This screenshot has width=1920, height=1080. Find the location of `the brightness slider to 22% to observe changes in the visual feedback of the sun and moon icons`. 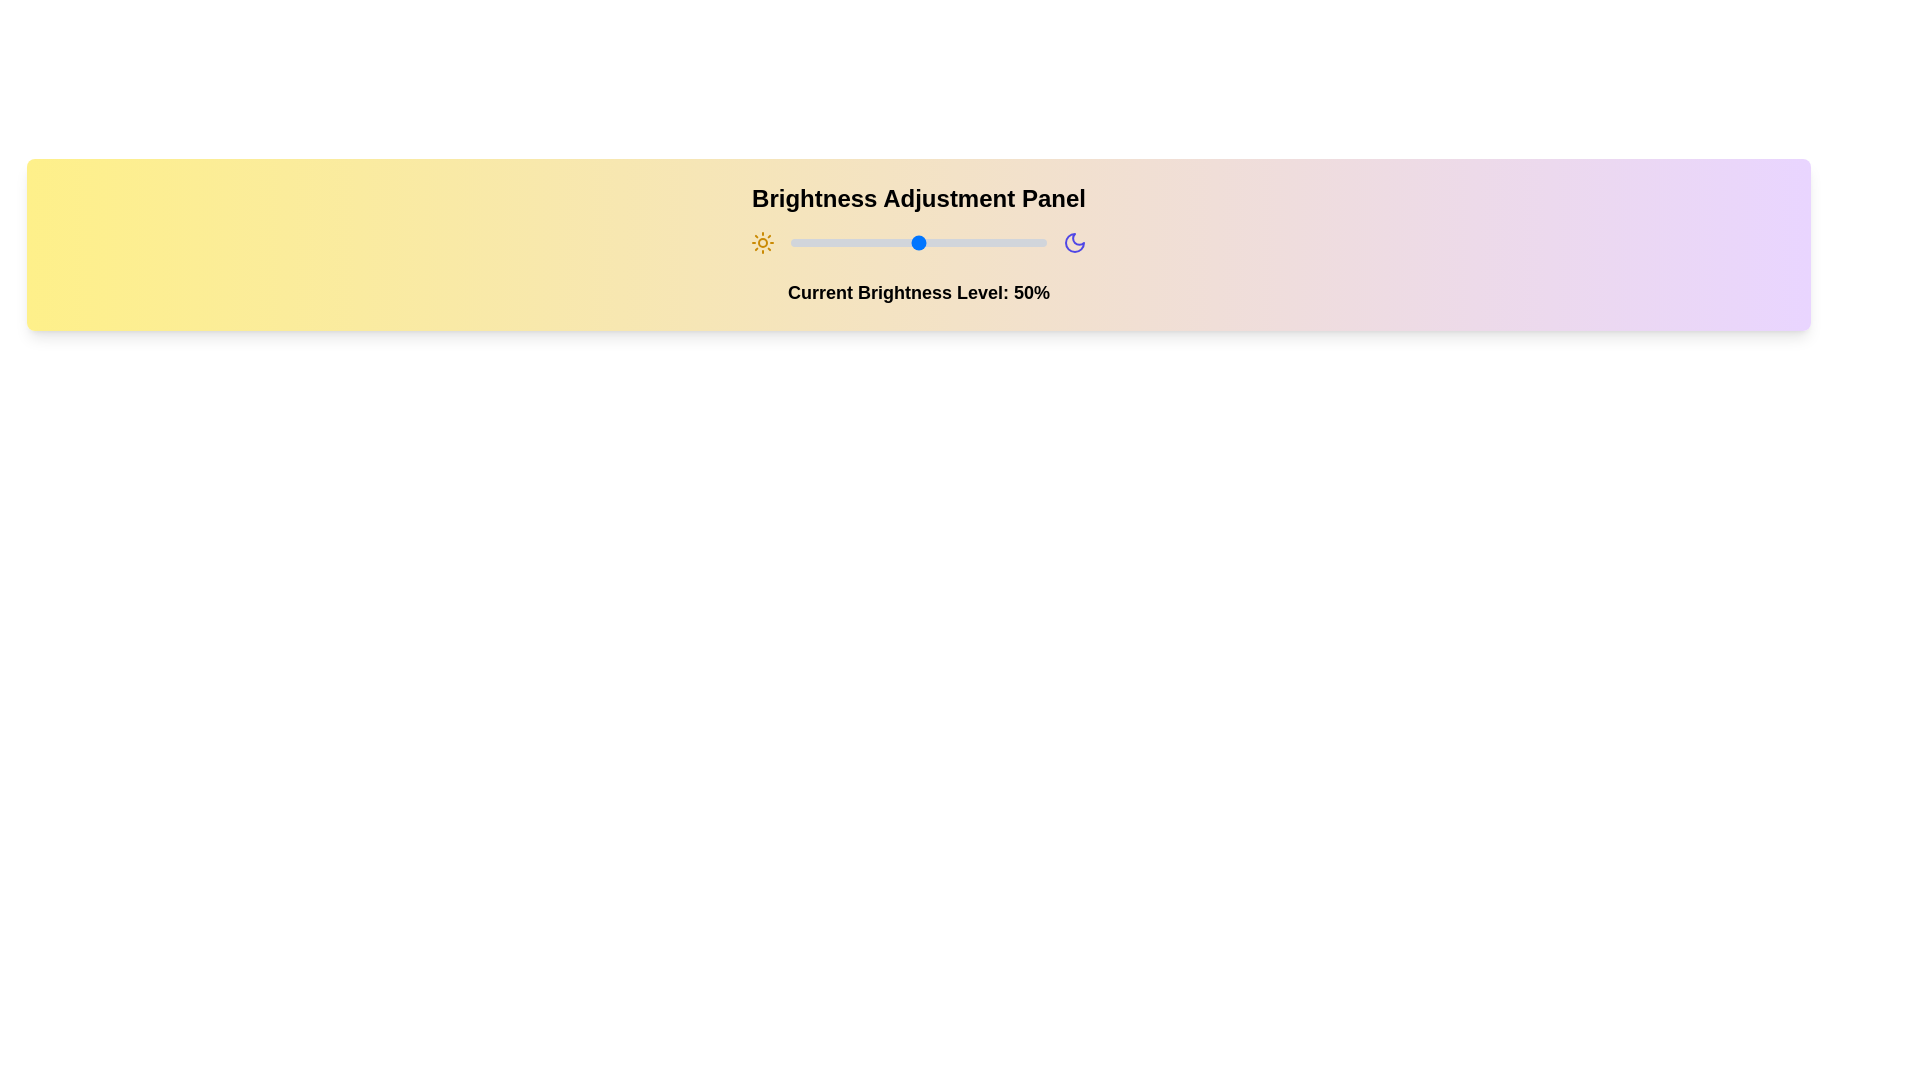

the brightness slider to 22% to observe changes in the visual feedback of the sun and moon icons is located at coordinates (847, 242).